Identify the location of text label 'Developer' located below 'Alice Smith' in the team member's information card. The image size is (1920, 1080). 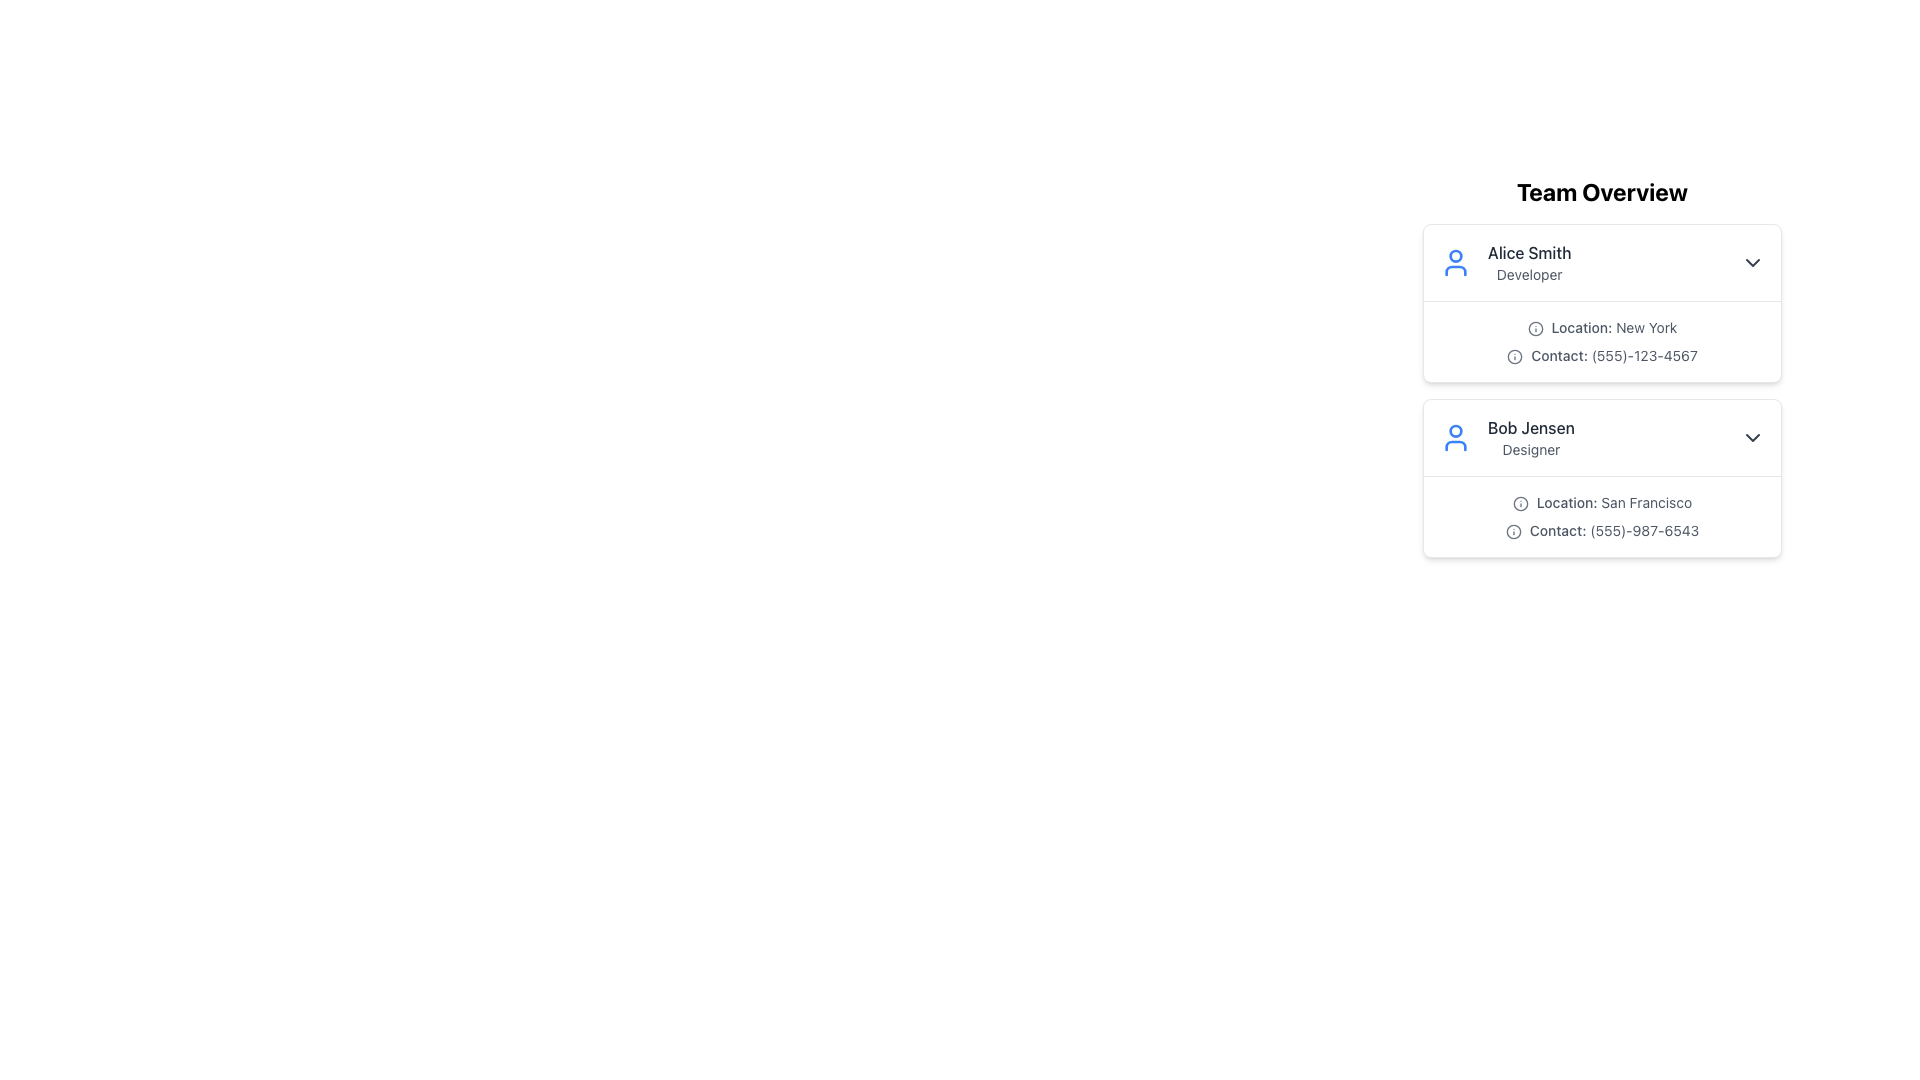
(1528, 274).